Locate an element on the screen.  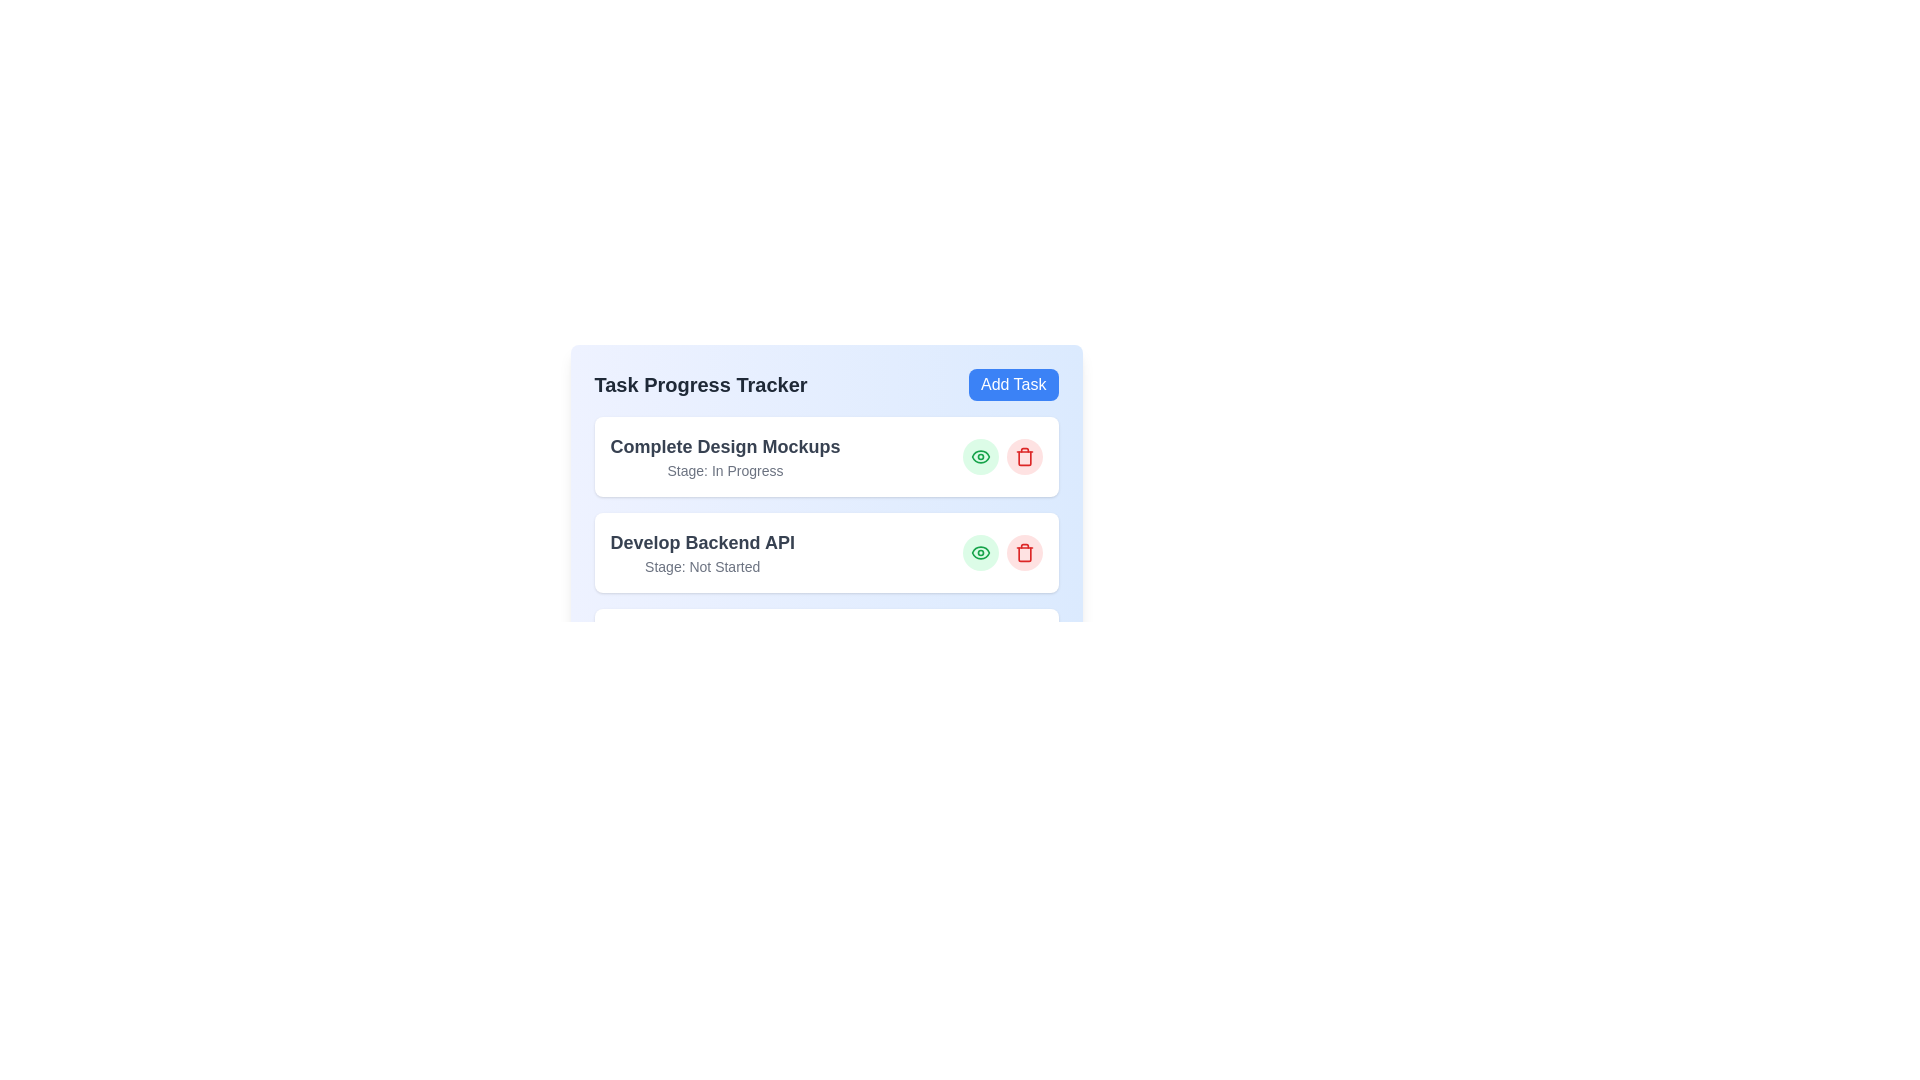
'Eye' button for the task 'Complete Design Mockups' is located at coordinates (980, 456).